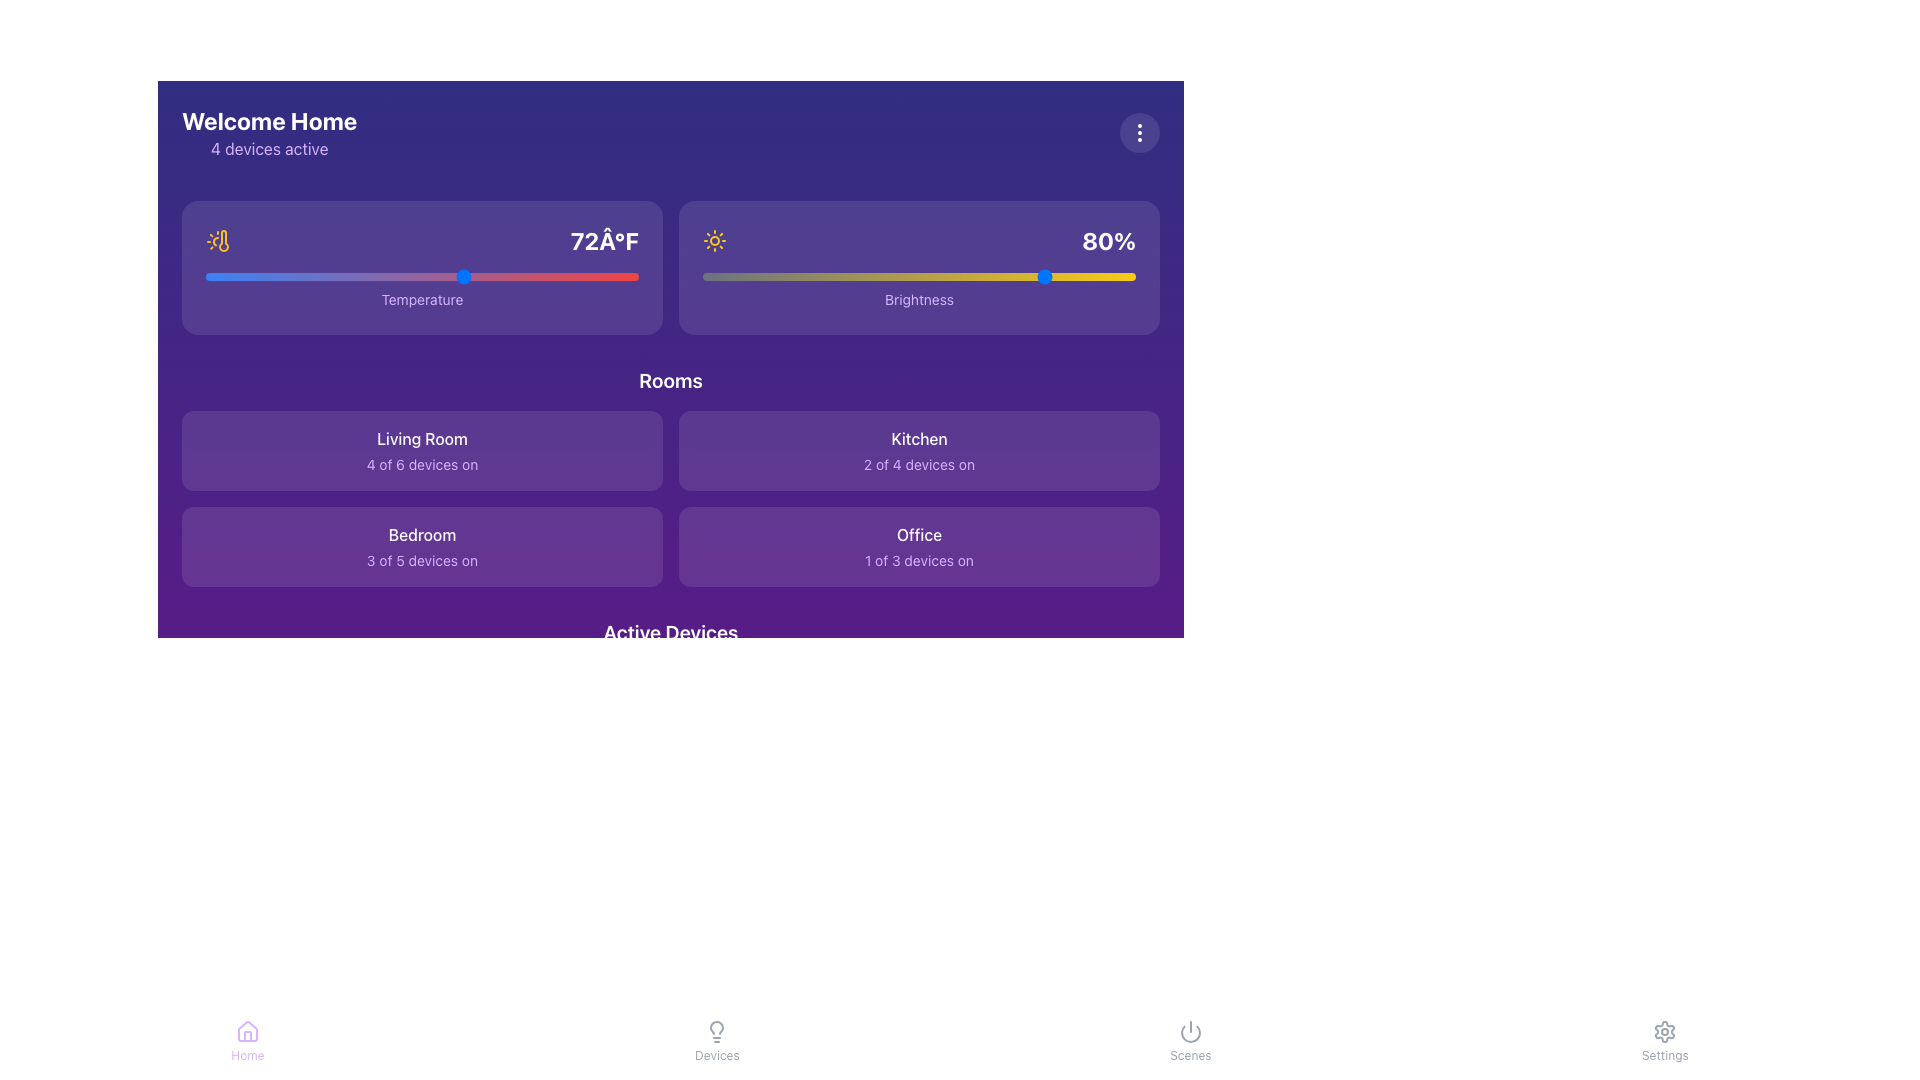 The image size is (1920, 1080). What do you see at coordinates (616, 277) in the screenshot?
I see `the temperature` at bounding box center [616, 277].